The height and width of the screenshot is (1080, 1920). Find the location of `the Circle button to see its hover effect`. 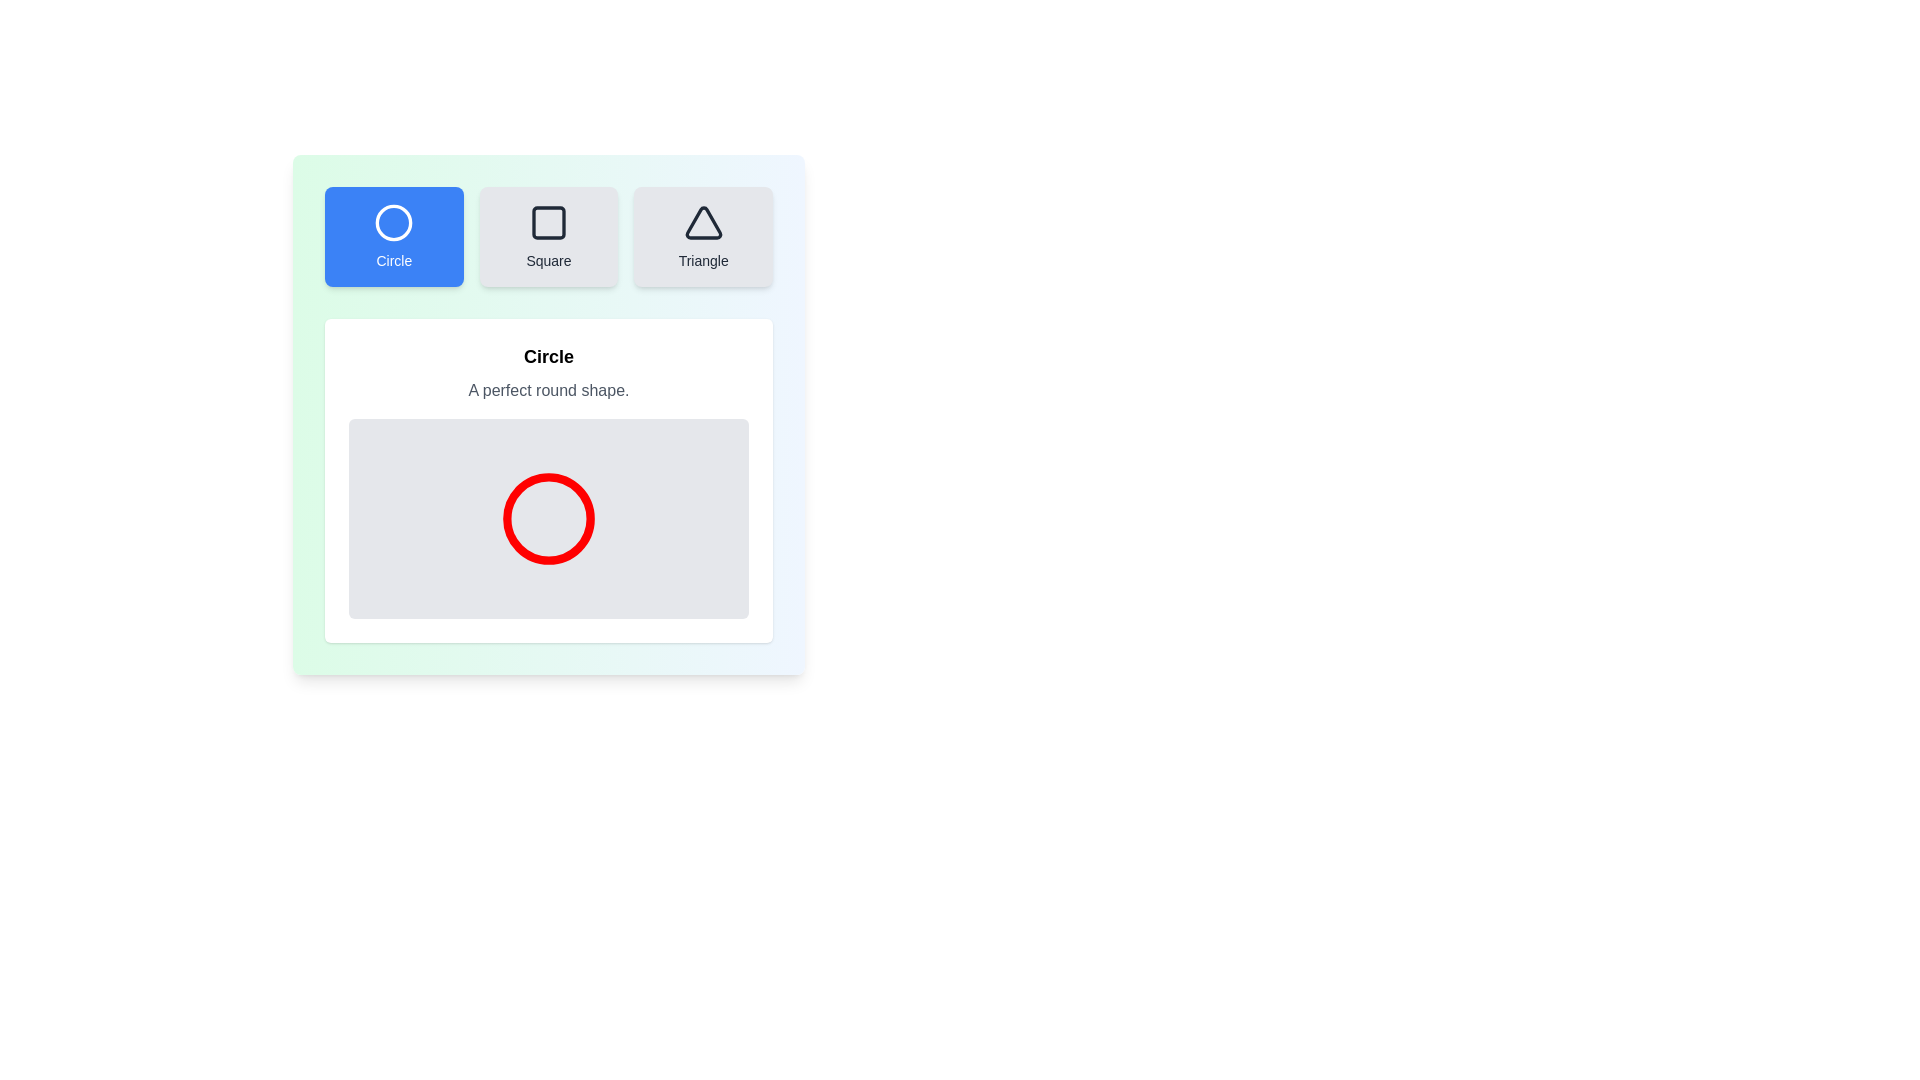

the Circle button to see its hover effect is located at coordinates (394, 235).